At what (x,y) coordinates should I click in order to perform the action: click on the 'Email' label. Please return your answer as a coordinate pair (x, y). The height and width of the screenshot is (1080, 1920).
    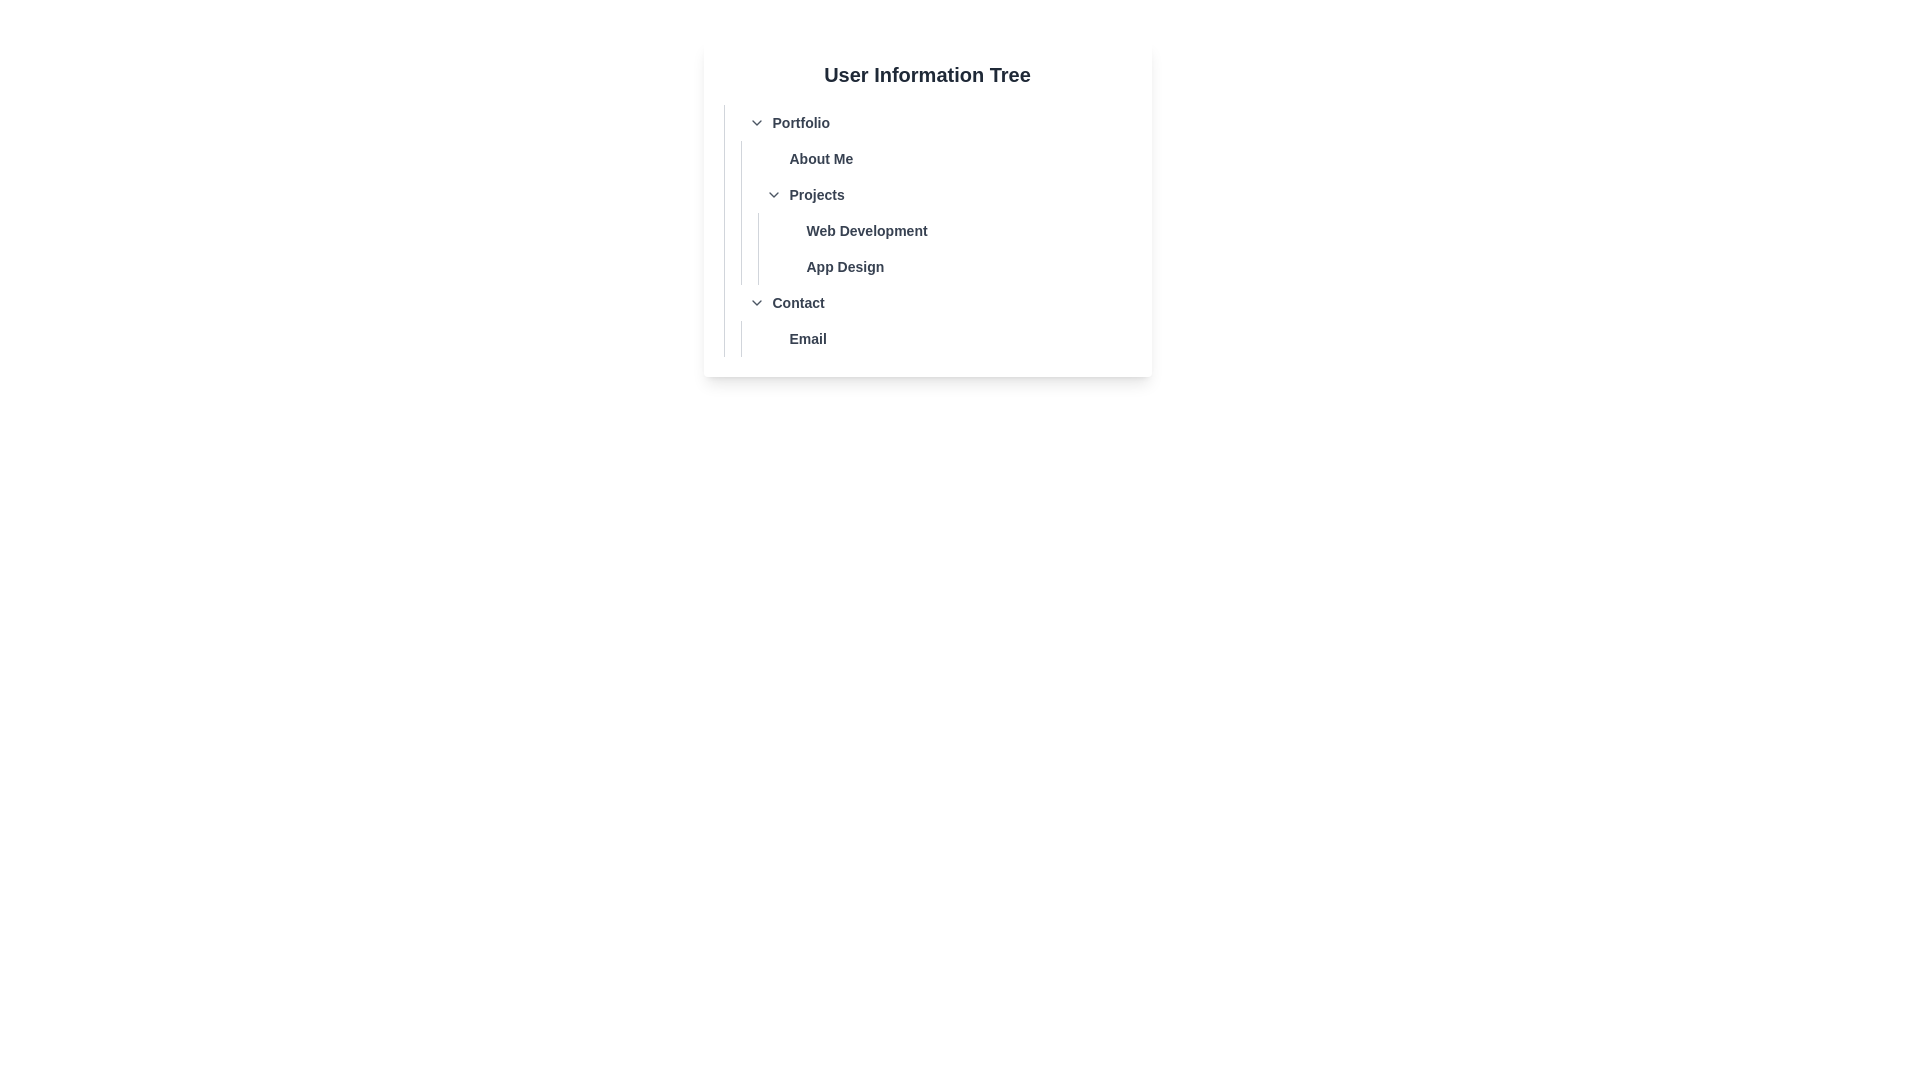
    Looking at the image, I should click on (935, 338).